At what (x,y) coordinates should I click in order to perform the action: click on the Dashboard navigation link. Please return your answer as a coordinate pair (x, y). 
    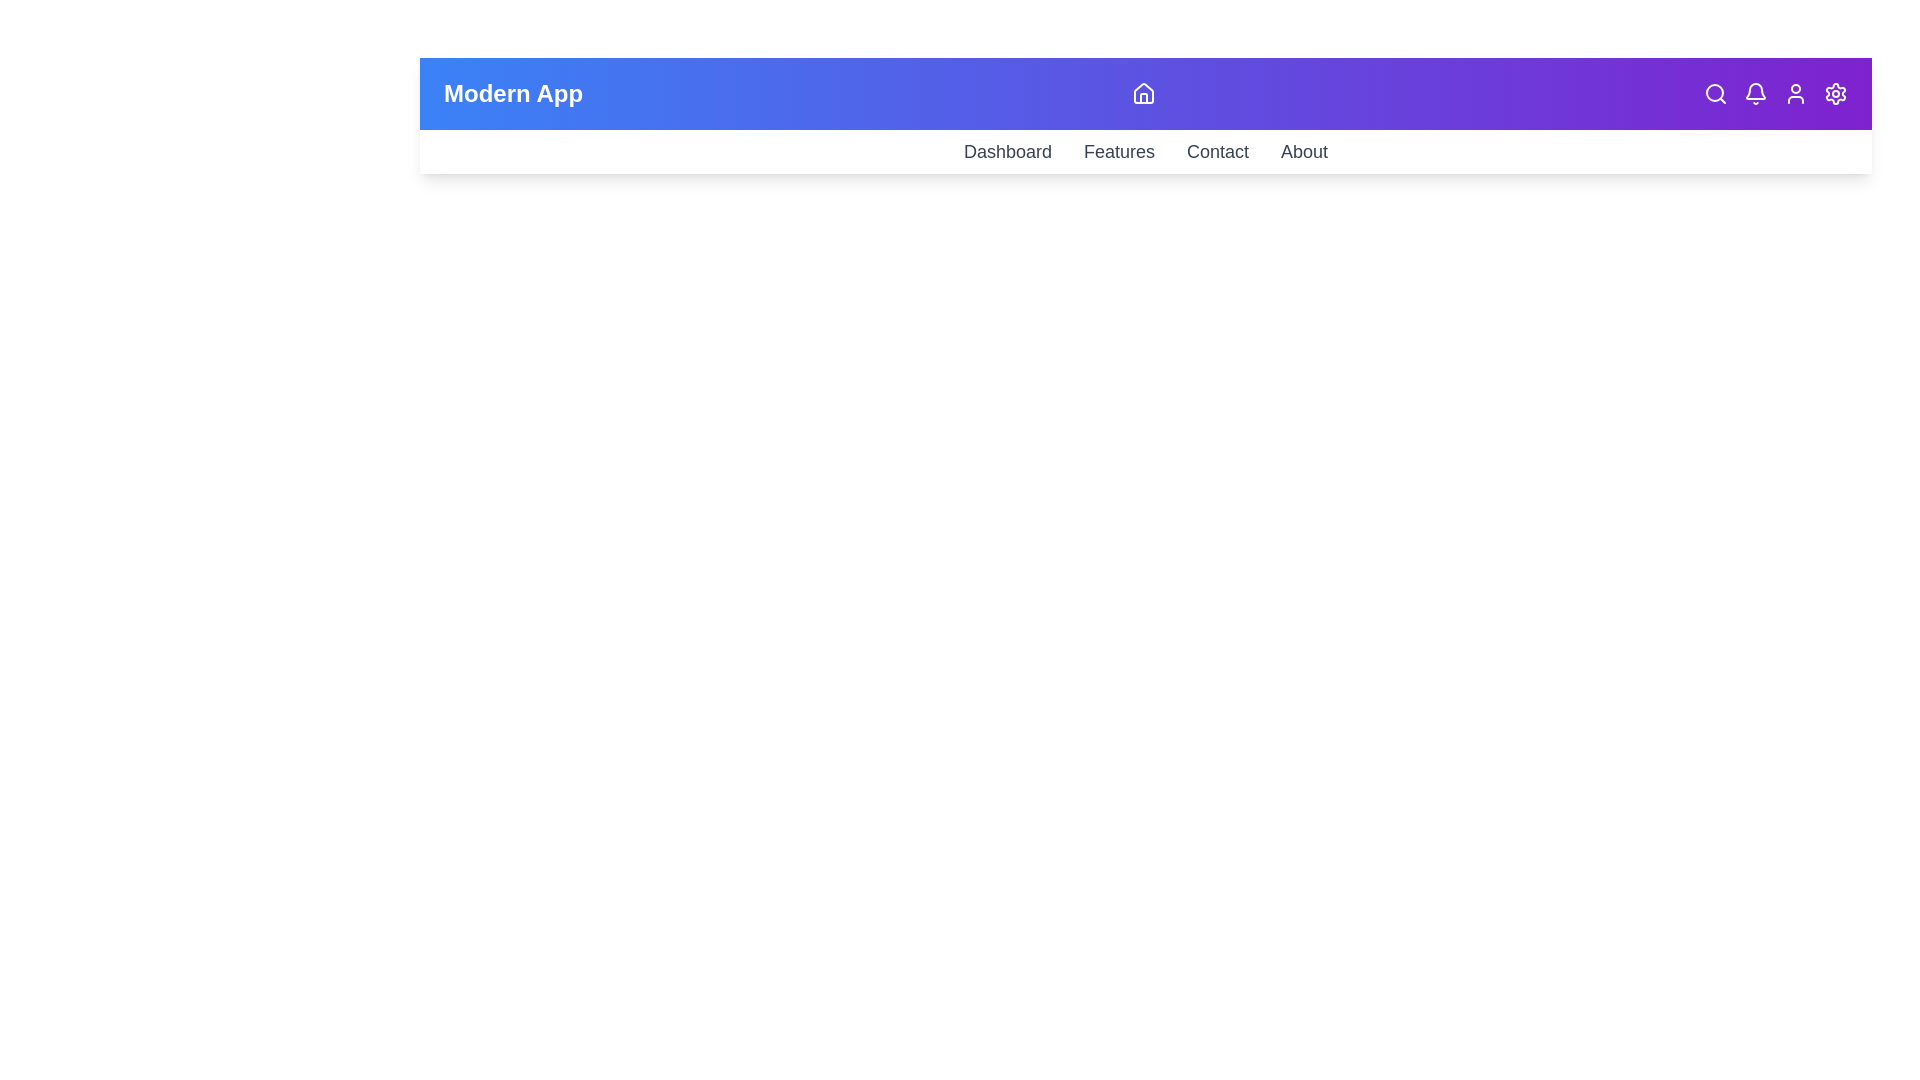
    Looking at the image, I should click on (1008, 150).